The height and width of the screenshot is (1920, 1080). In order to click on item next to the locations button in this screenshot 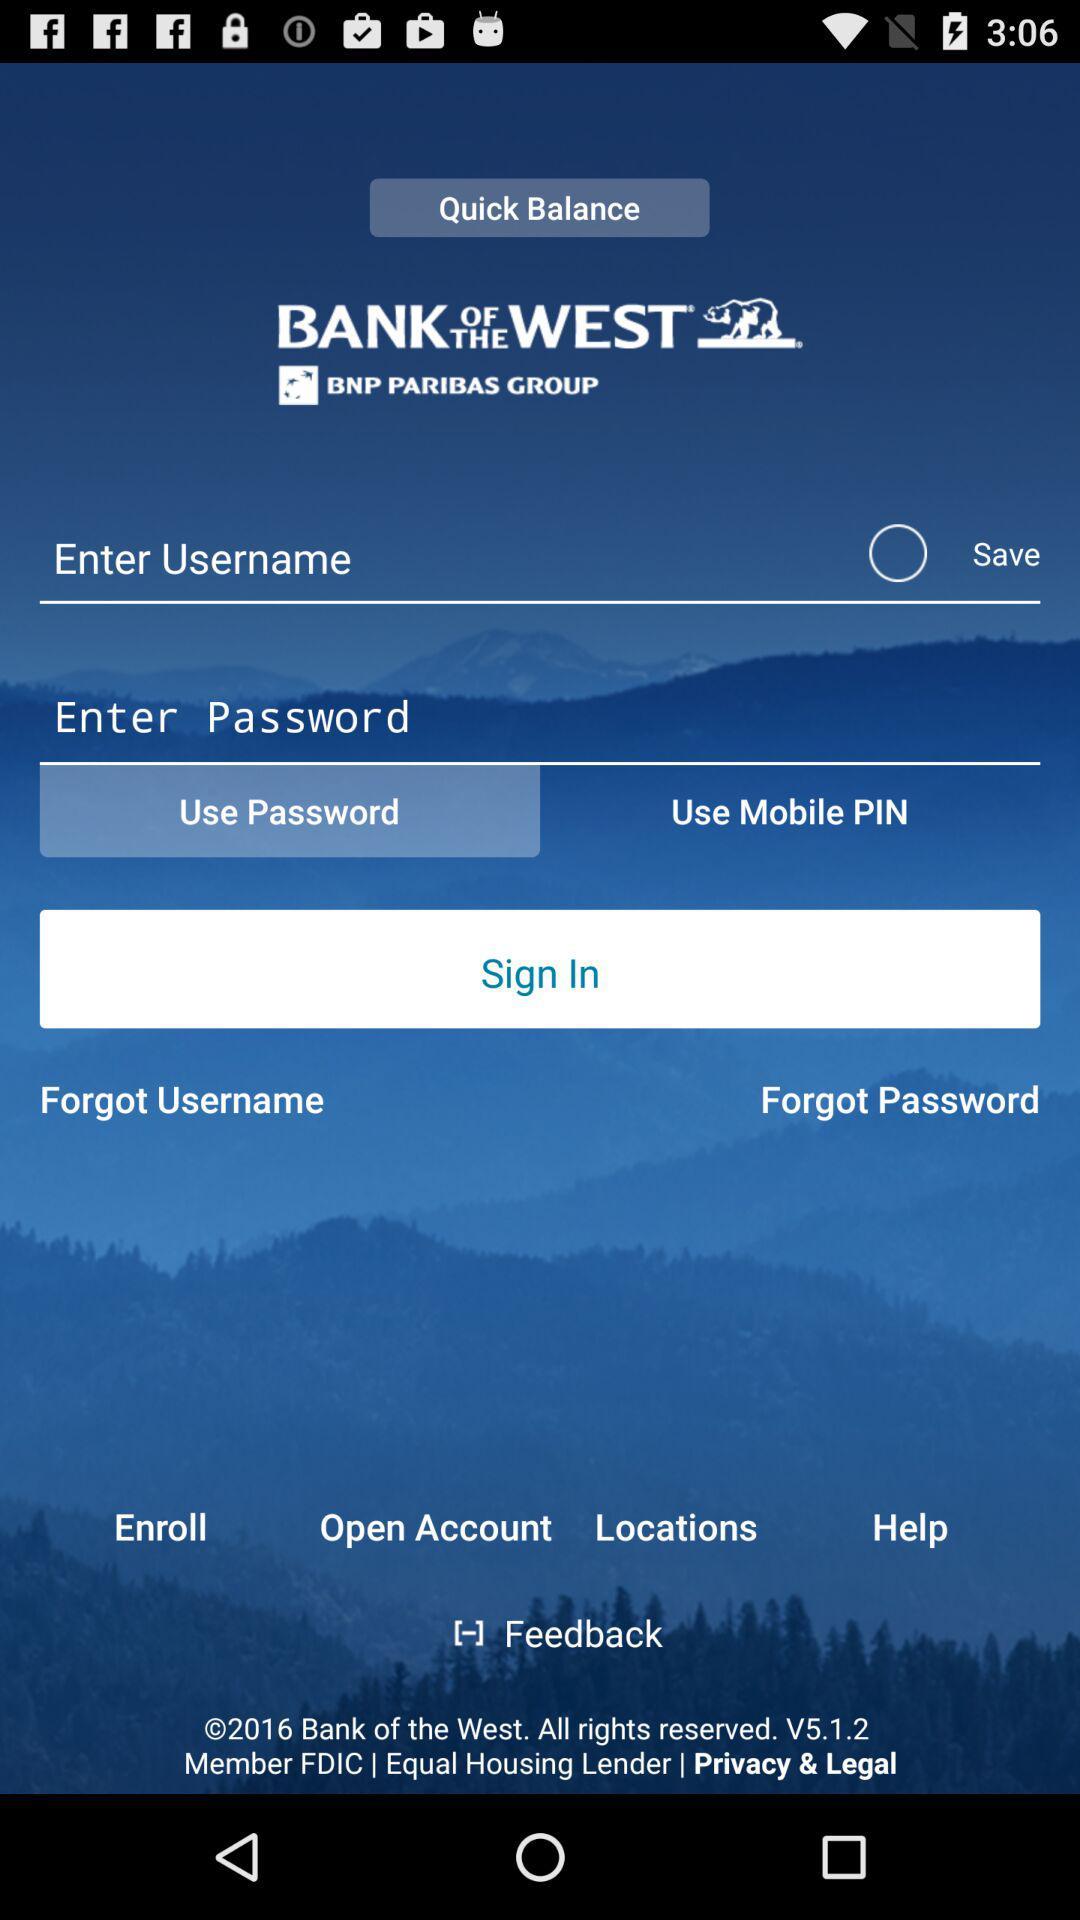, I will do `click(434, 1525)`.